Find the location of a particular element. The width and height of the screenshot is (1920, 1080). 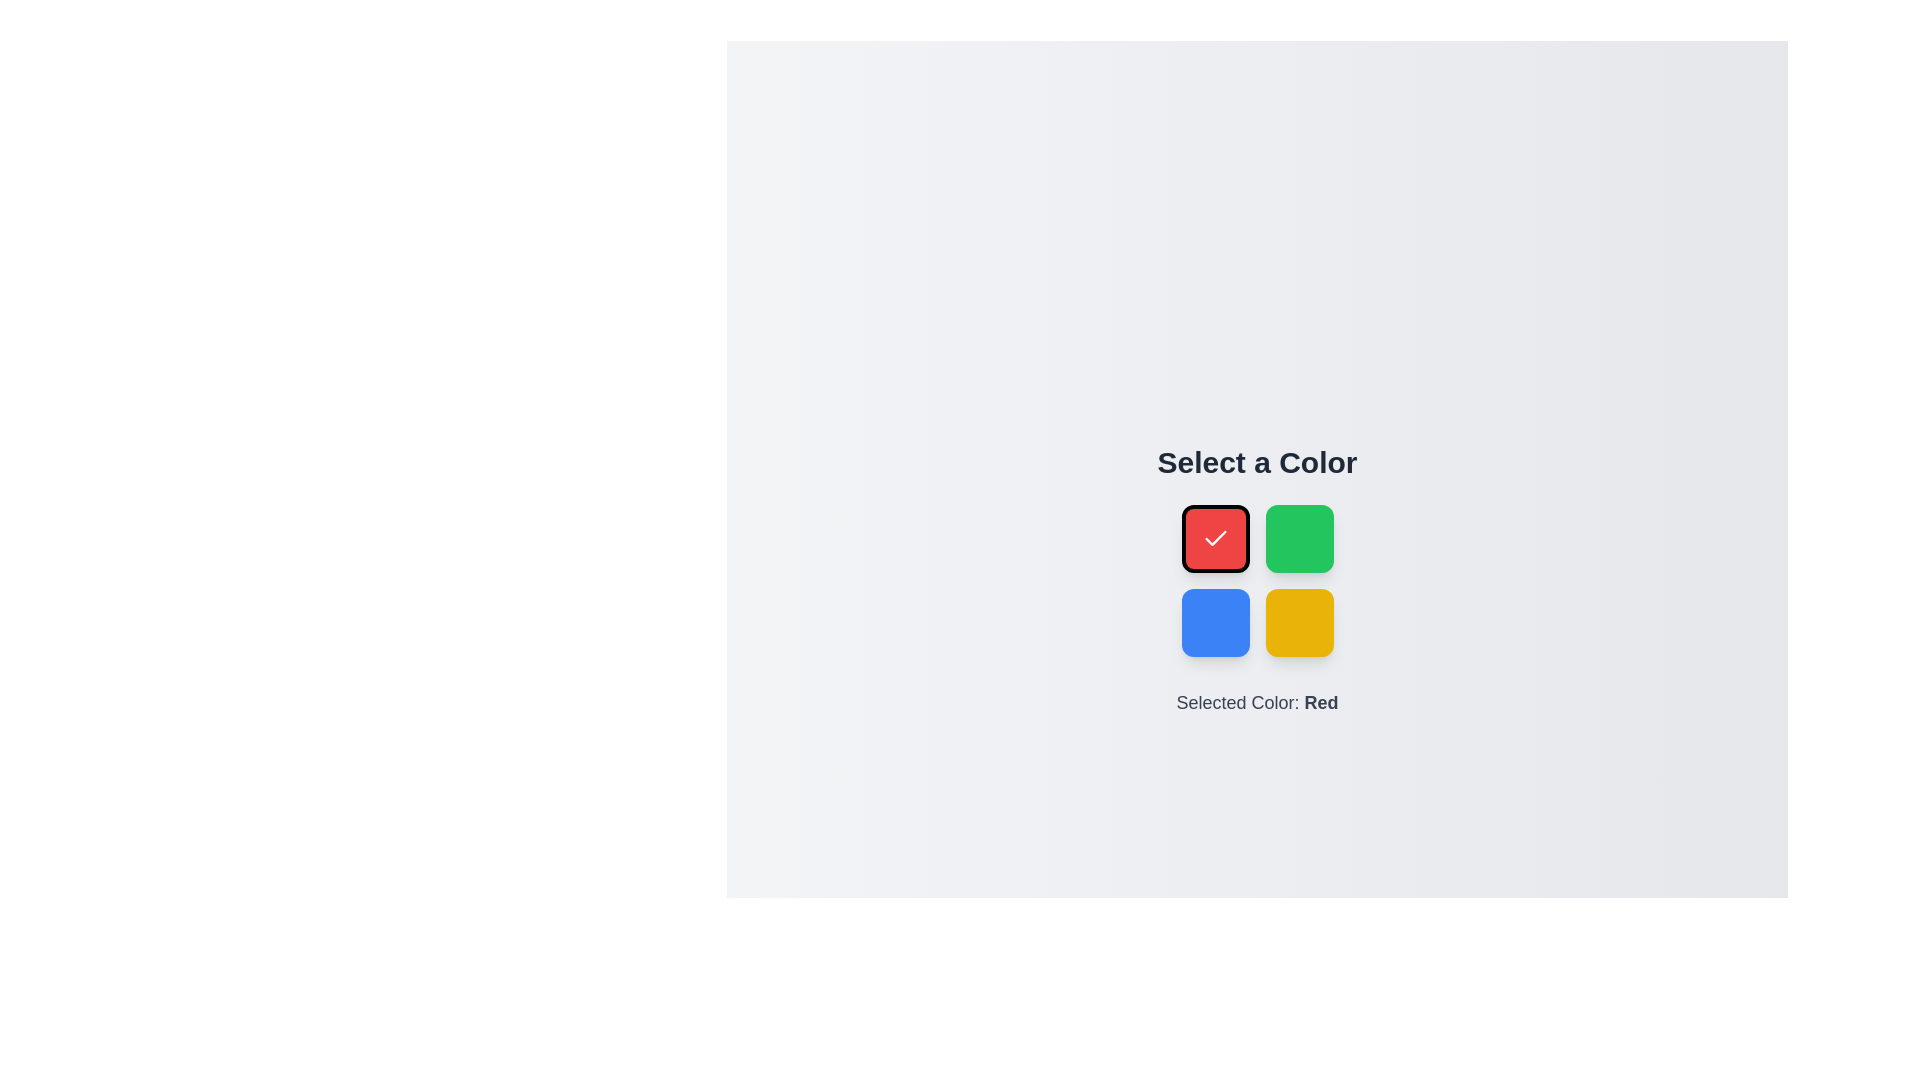

the color Yellow by clicking on its corresponding button is located at coordinates (1299, 622).